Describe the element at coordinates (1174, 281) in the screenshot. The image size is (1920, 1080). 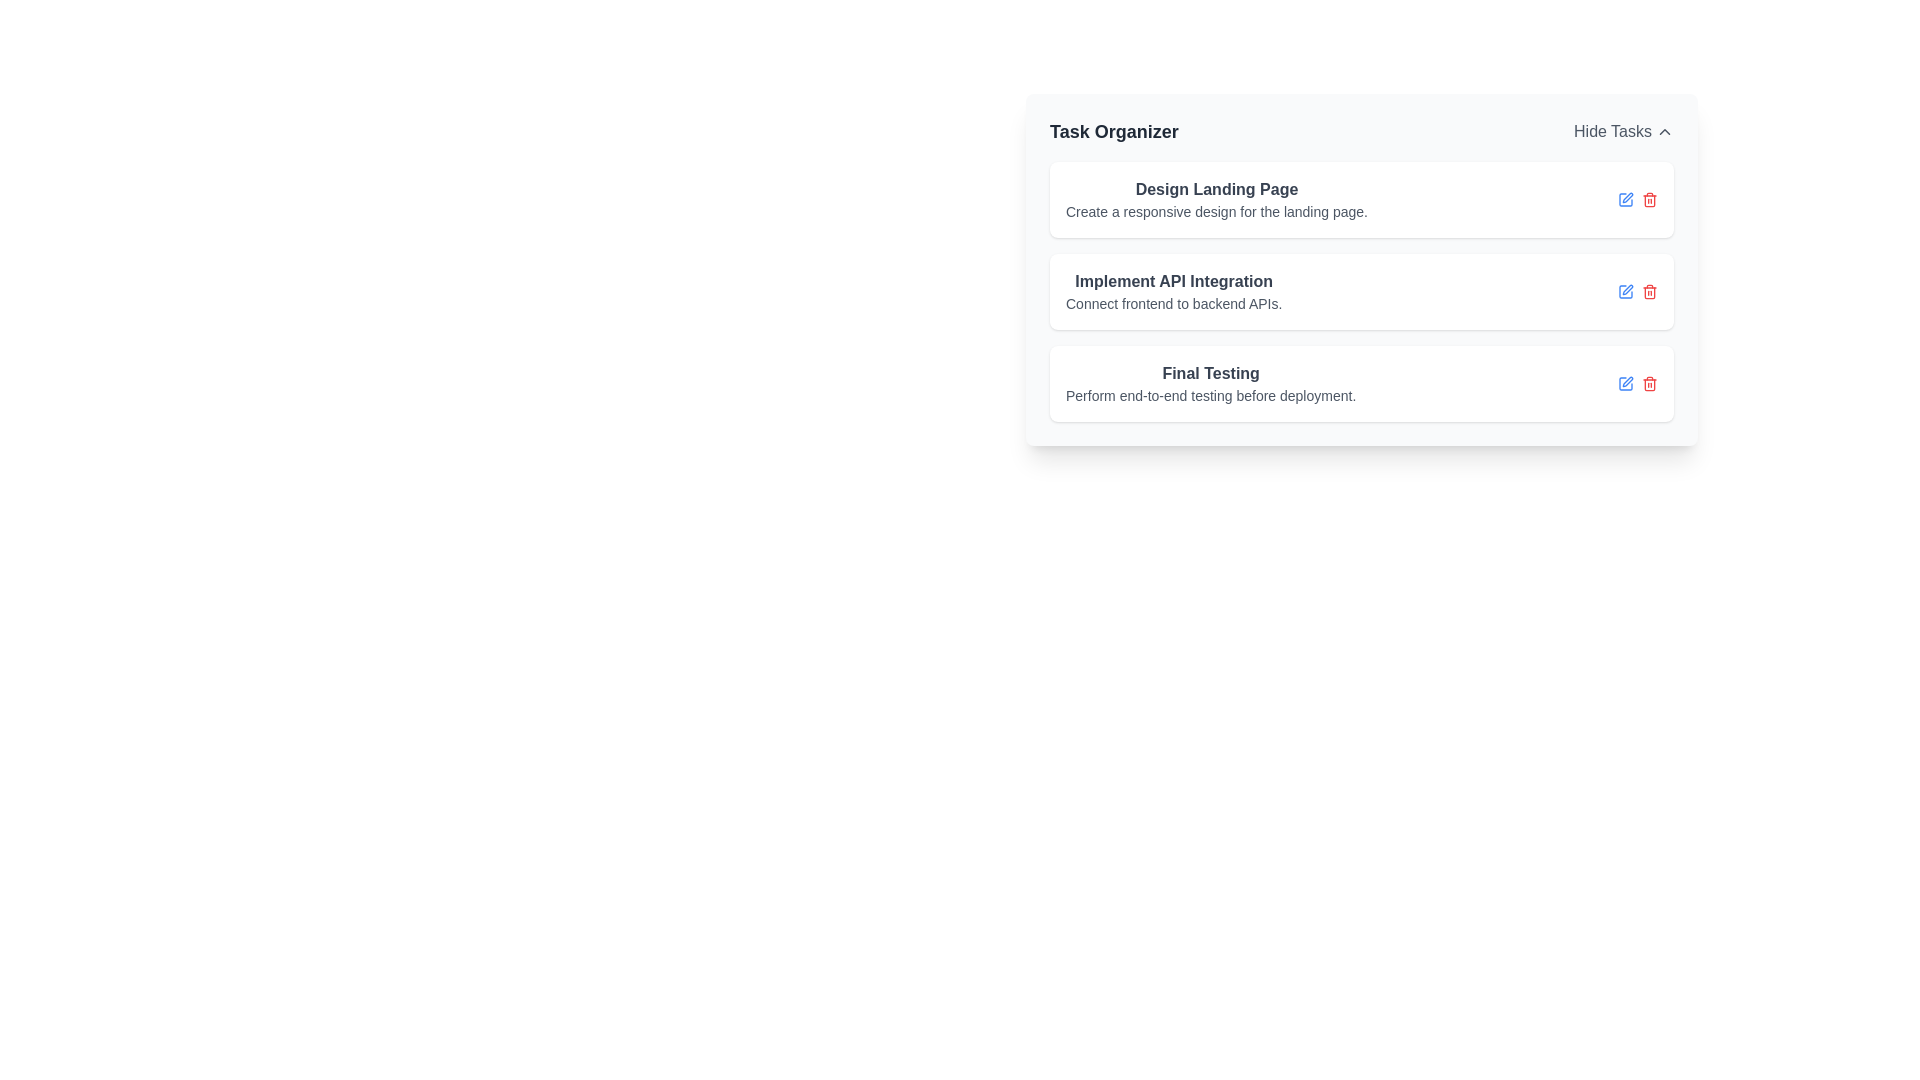
I see `the text in the title header of the second task in the 'Task Organizer' panel, which summarizes the task's content and purpose, to enable copying or other actions` at that location.